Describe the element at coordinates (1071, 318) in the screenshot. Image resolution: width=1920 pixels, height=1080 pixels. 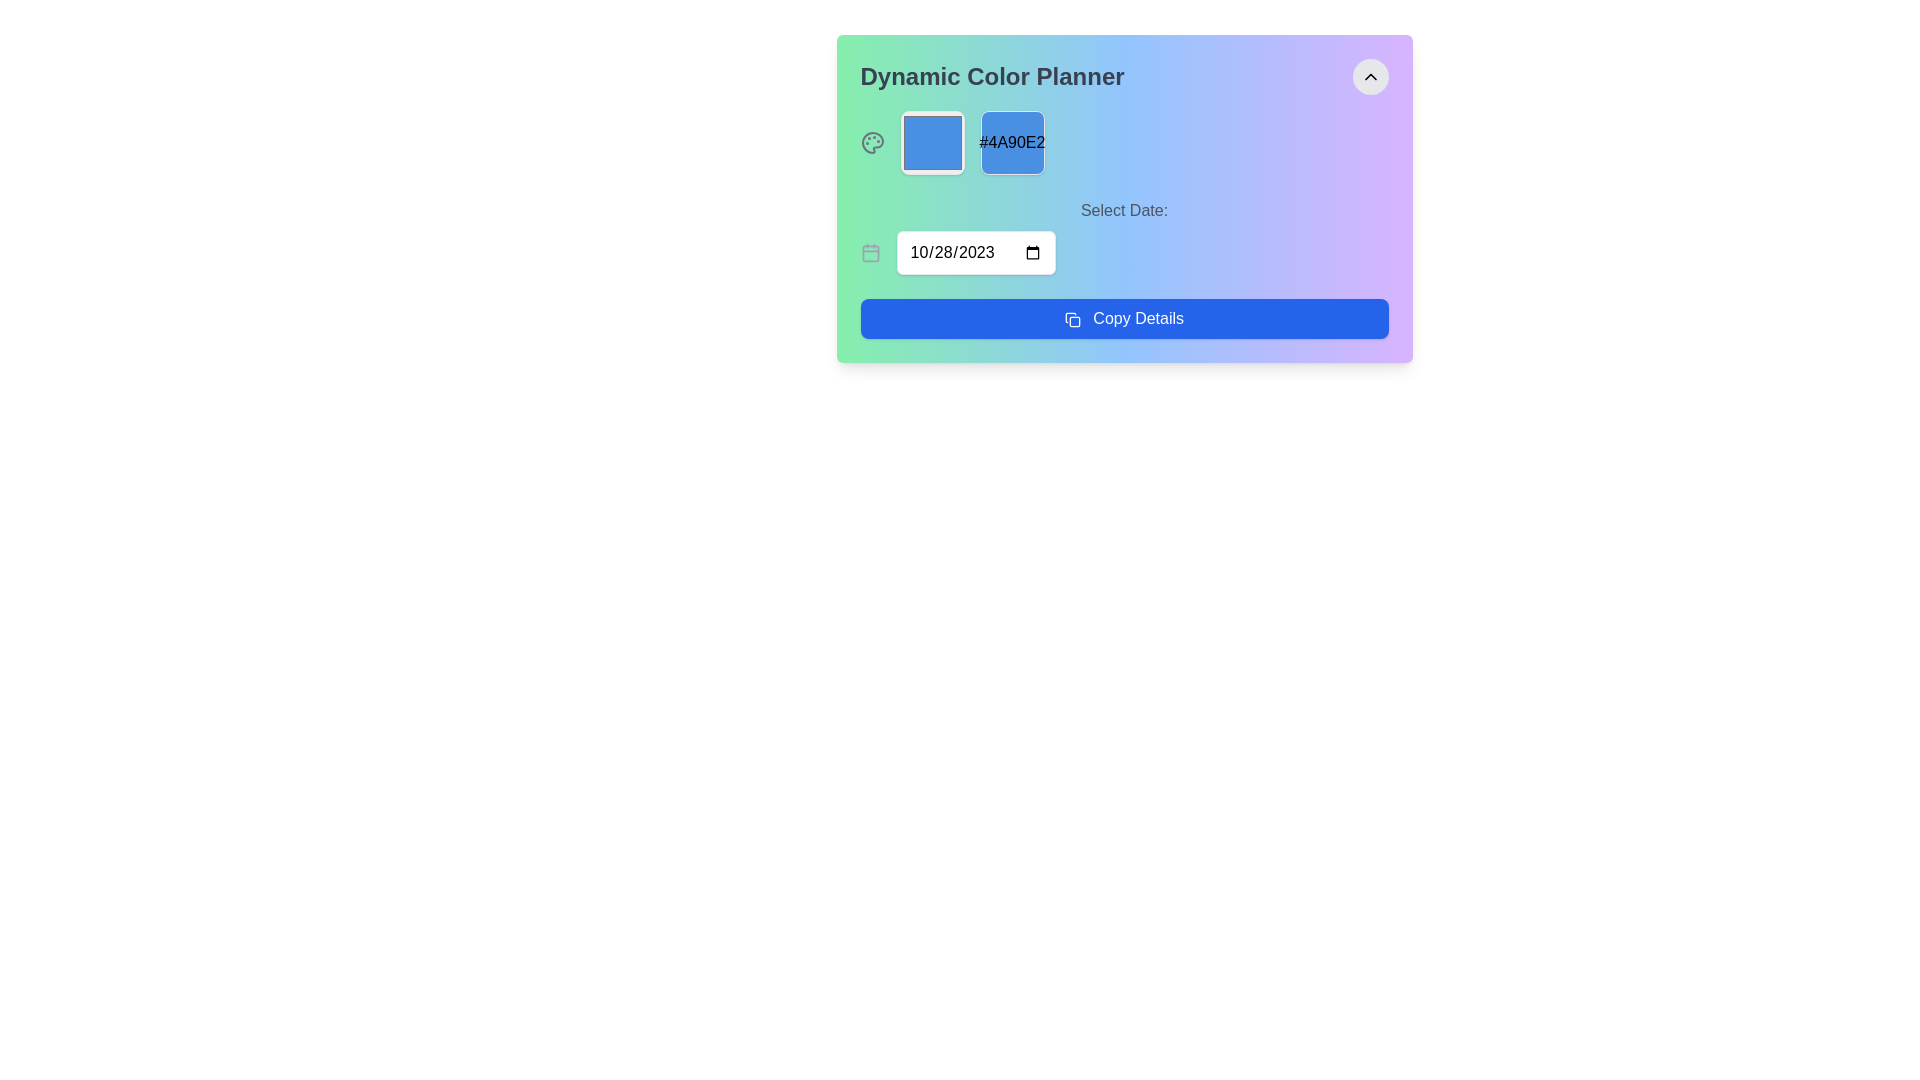
I see `the 'Copy Details' button located at the bottom center of the card, which contains a clipboard icon within a blue rounded rectangle` at that location.